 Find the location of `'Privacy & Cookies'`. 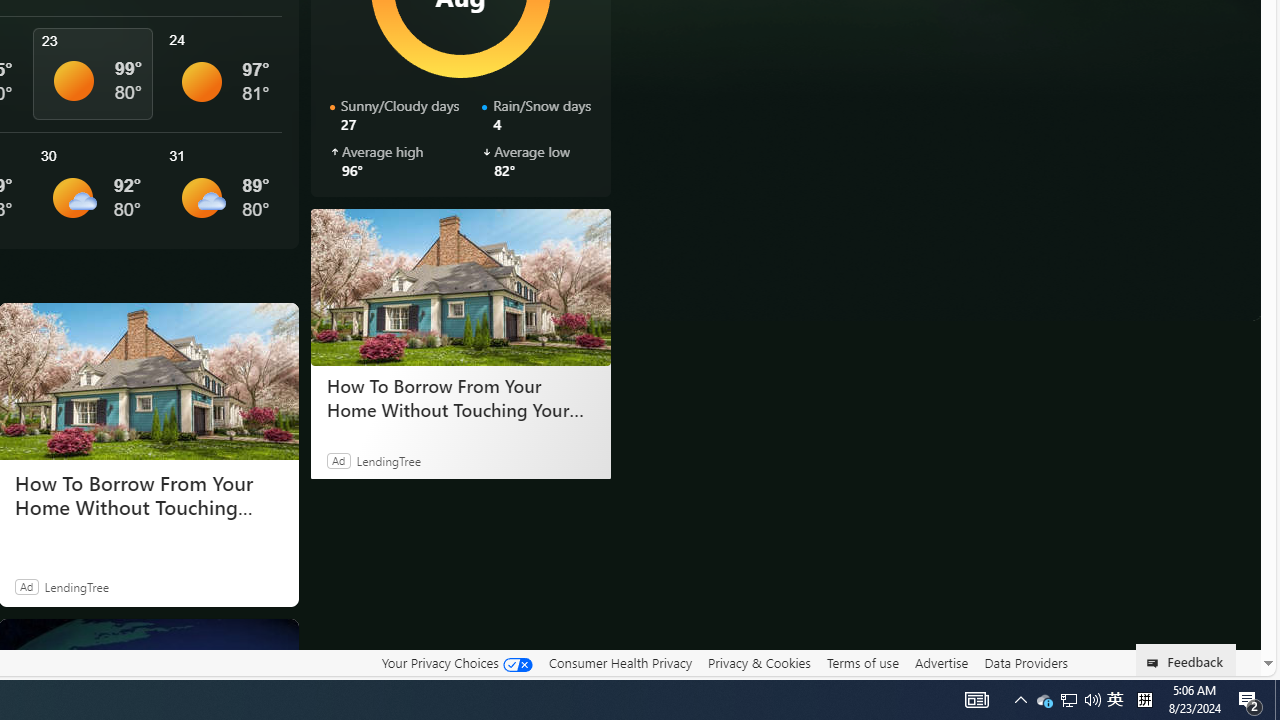

'Privacy & Cookies' is located at coordinates (758, 662).